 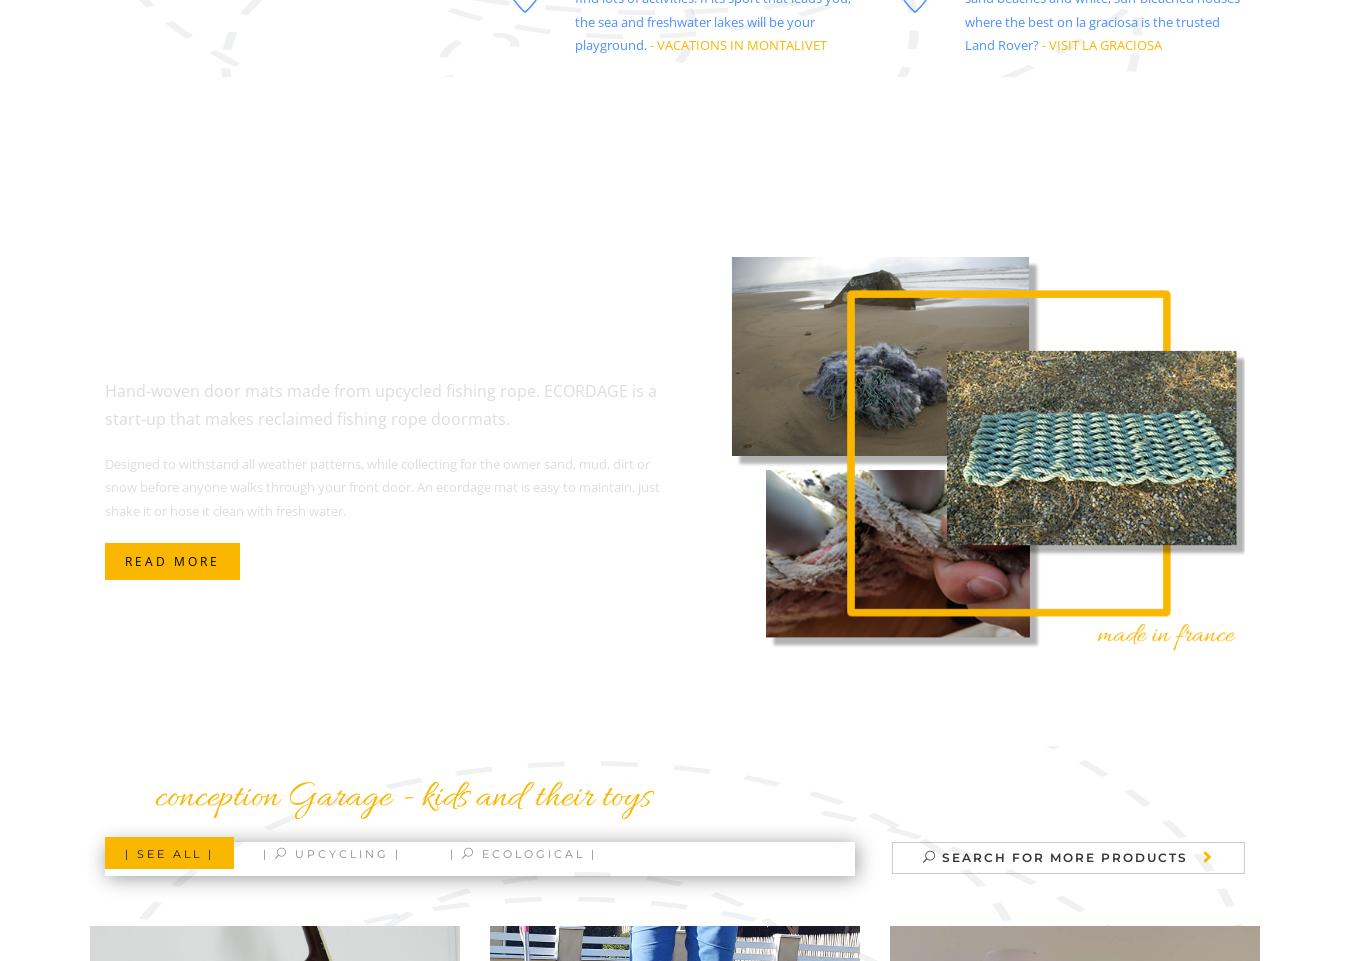 What do you see at coordinates (402, 797) in the screenshot?
I see `'conception Garage - kids and their toys'` at bounding box center [402, 797].